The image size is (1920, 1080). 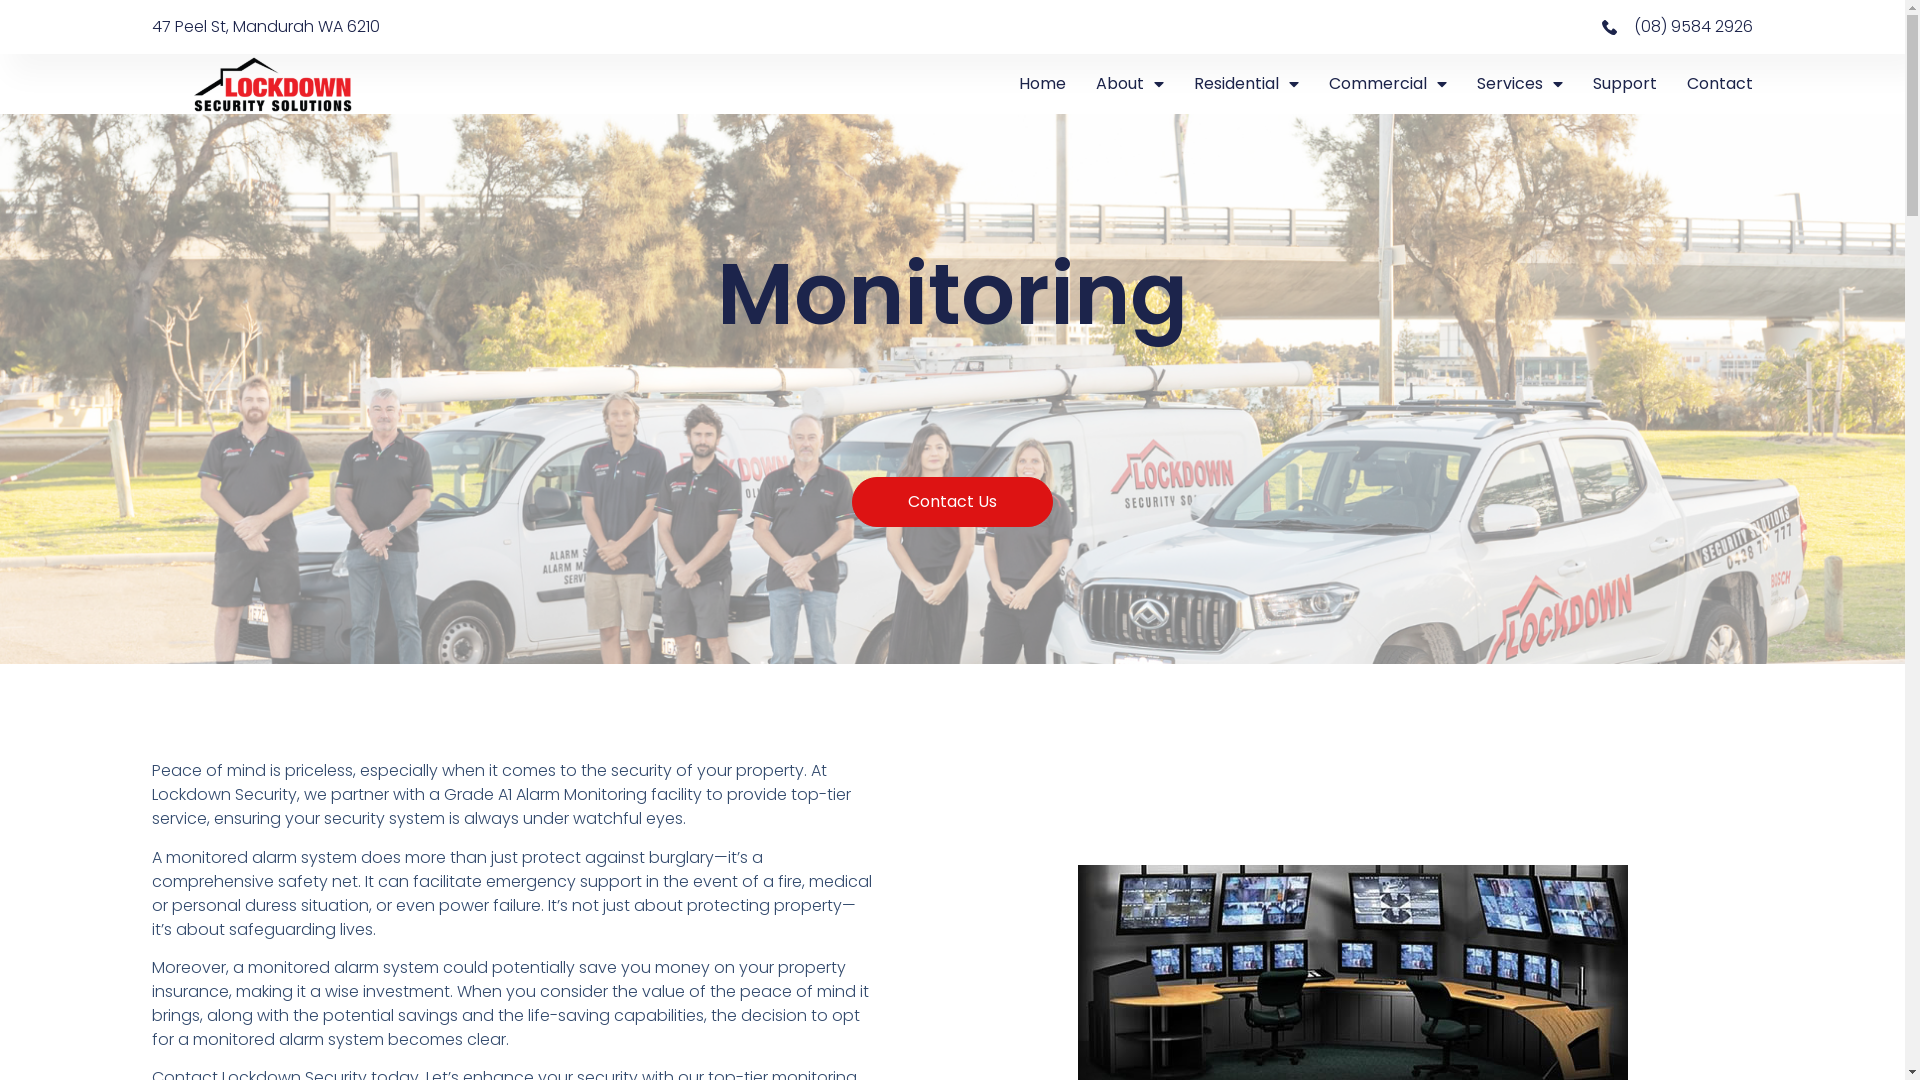 What do you see at coordinates (1041, 83) in the screenshot?
I see `'Home'` at bounding box center [1041, 83].